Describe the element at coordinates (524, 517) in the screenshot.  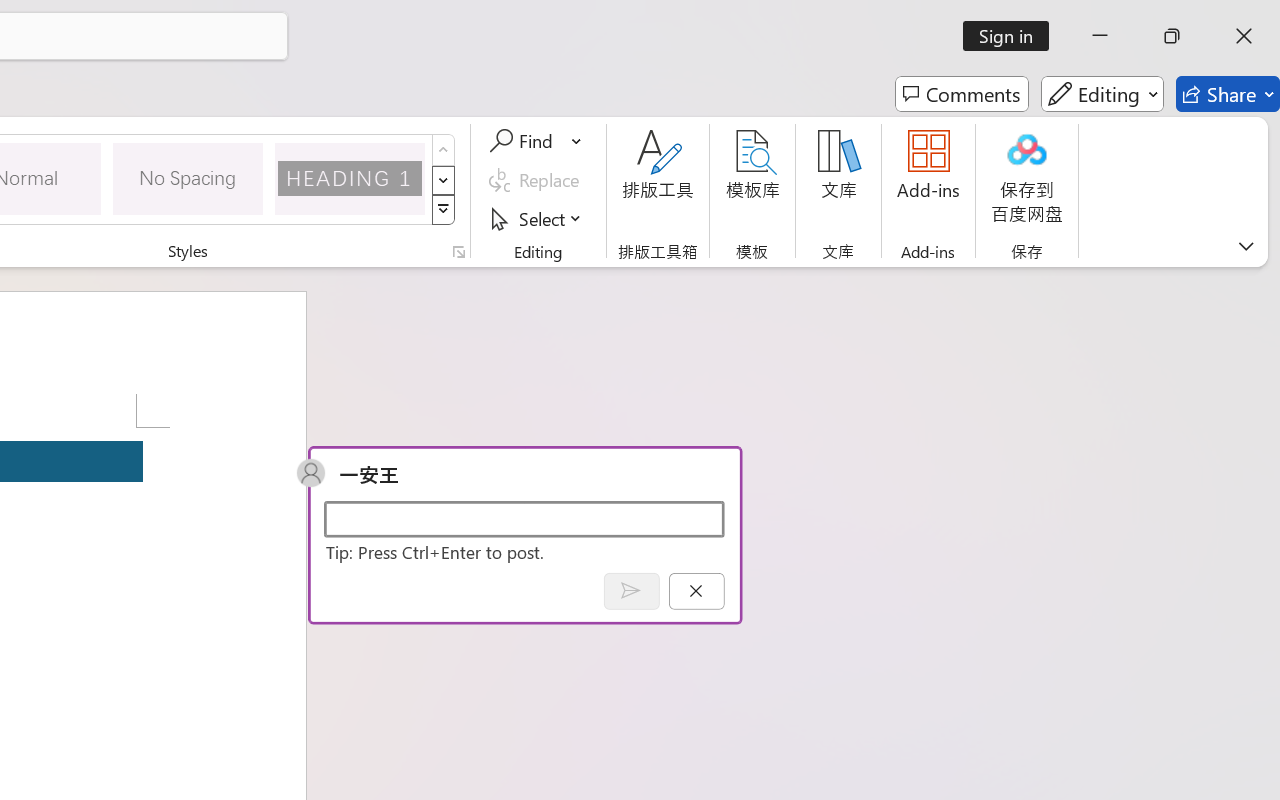
I see `'Start a conversation'` at that location.